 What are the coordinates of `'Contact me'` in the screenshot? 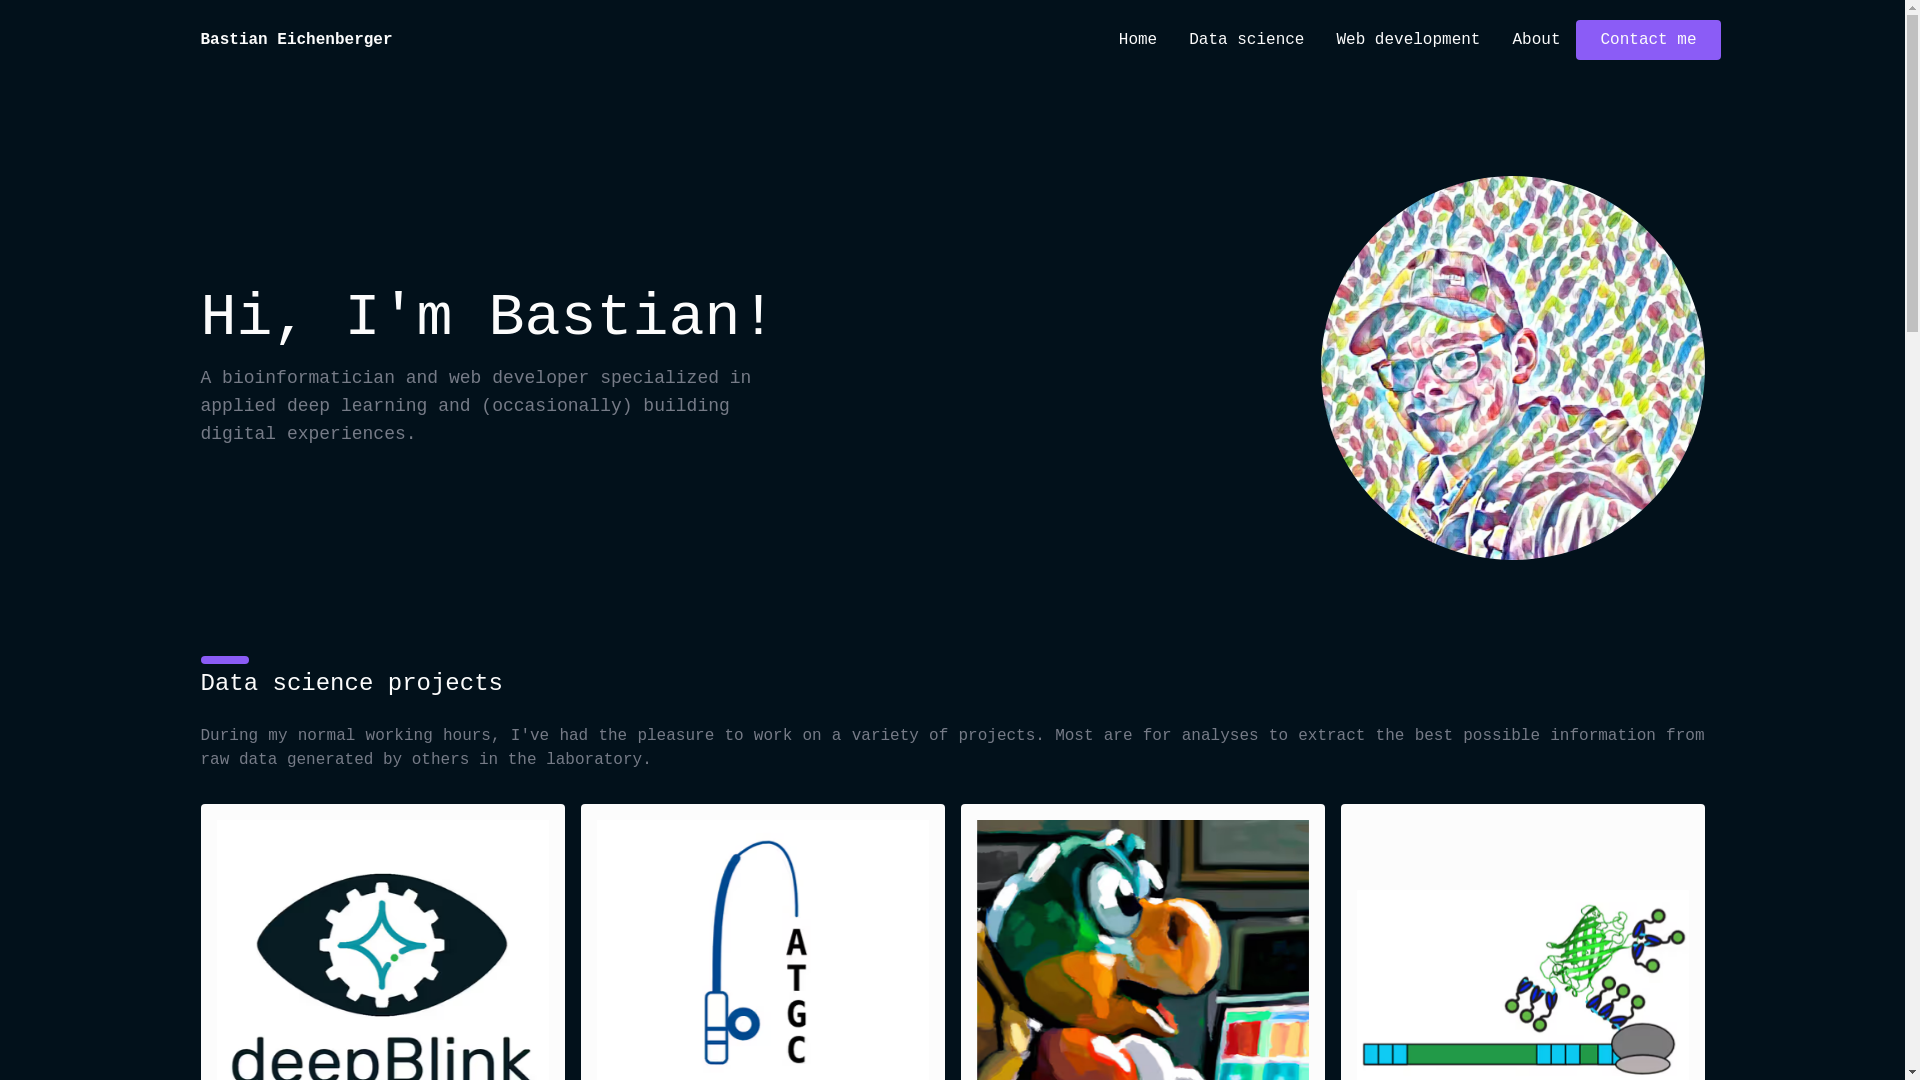 It's located at (1647, 39).